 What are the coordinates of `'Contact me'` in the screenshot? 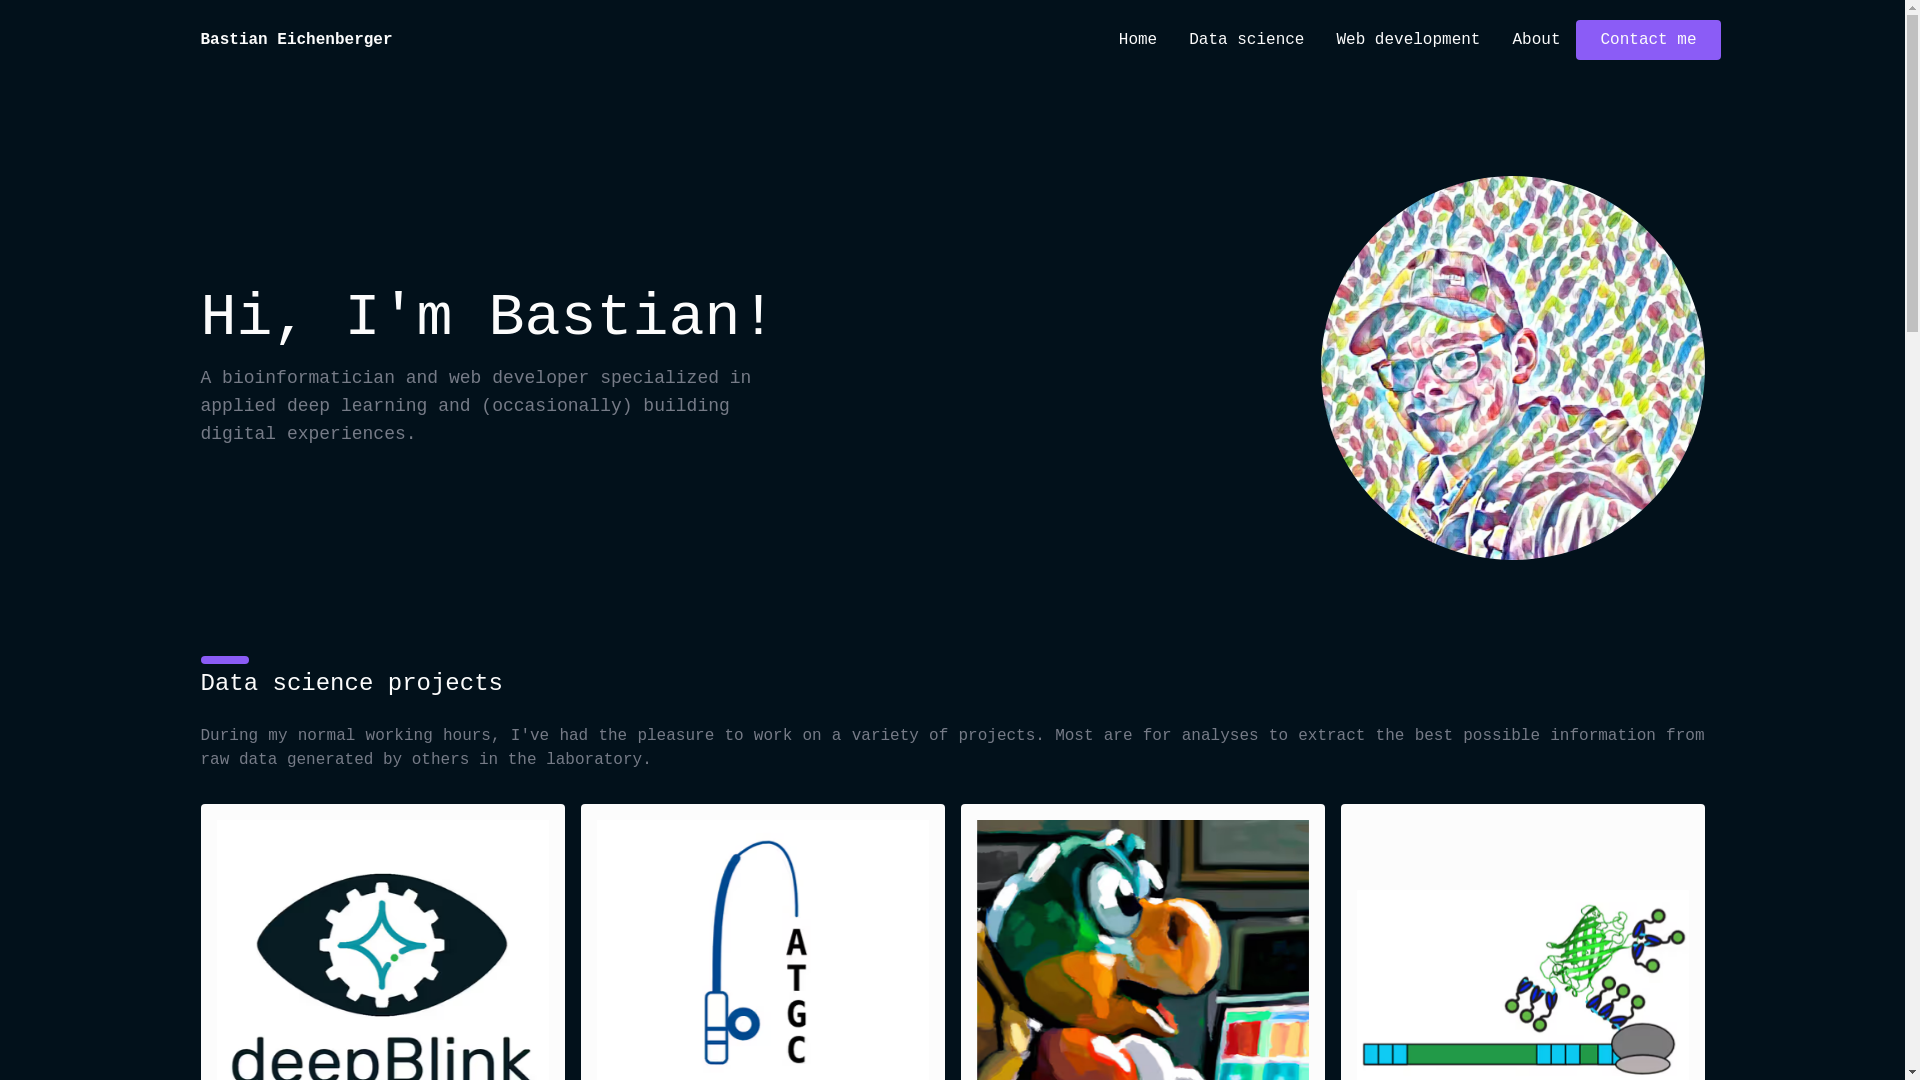 It's located at (1647, 39).